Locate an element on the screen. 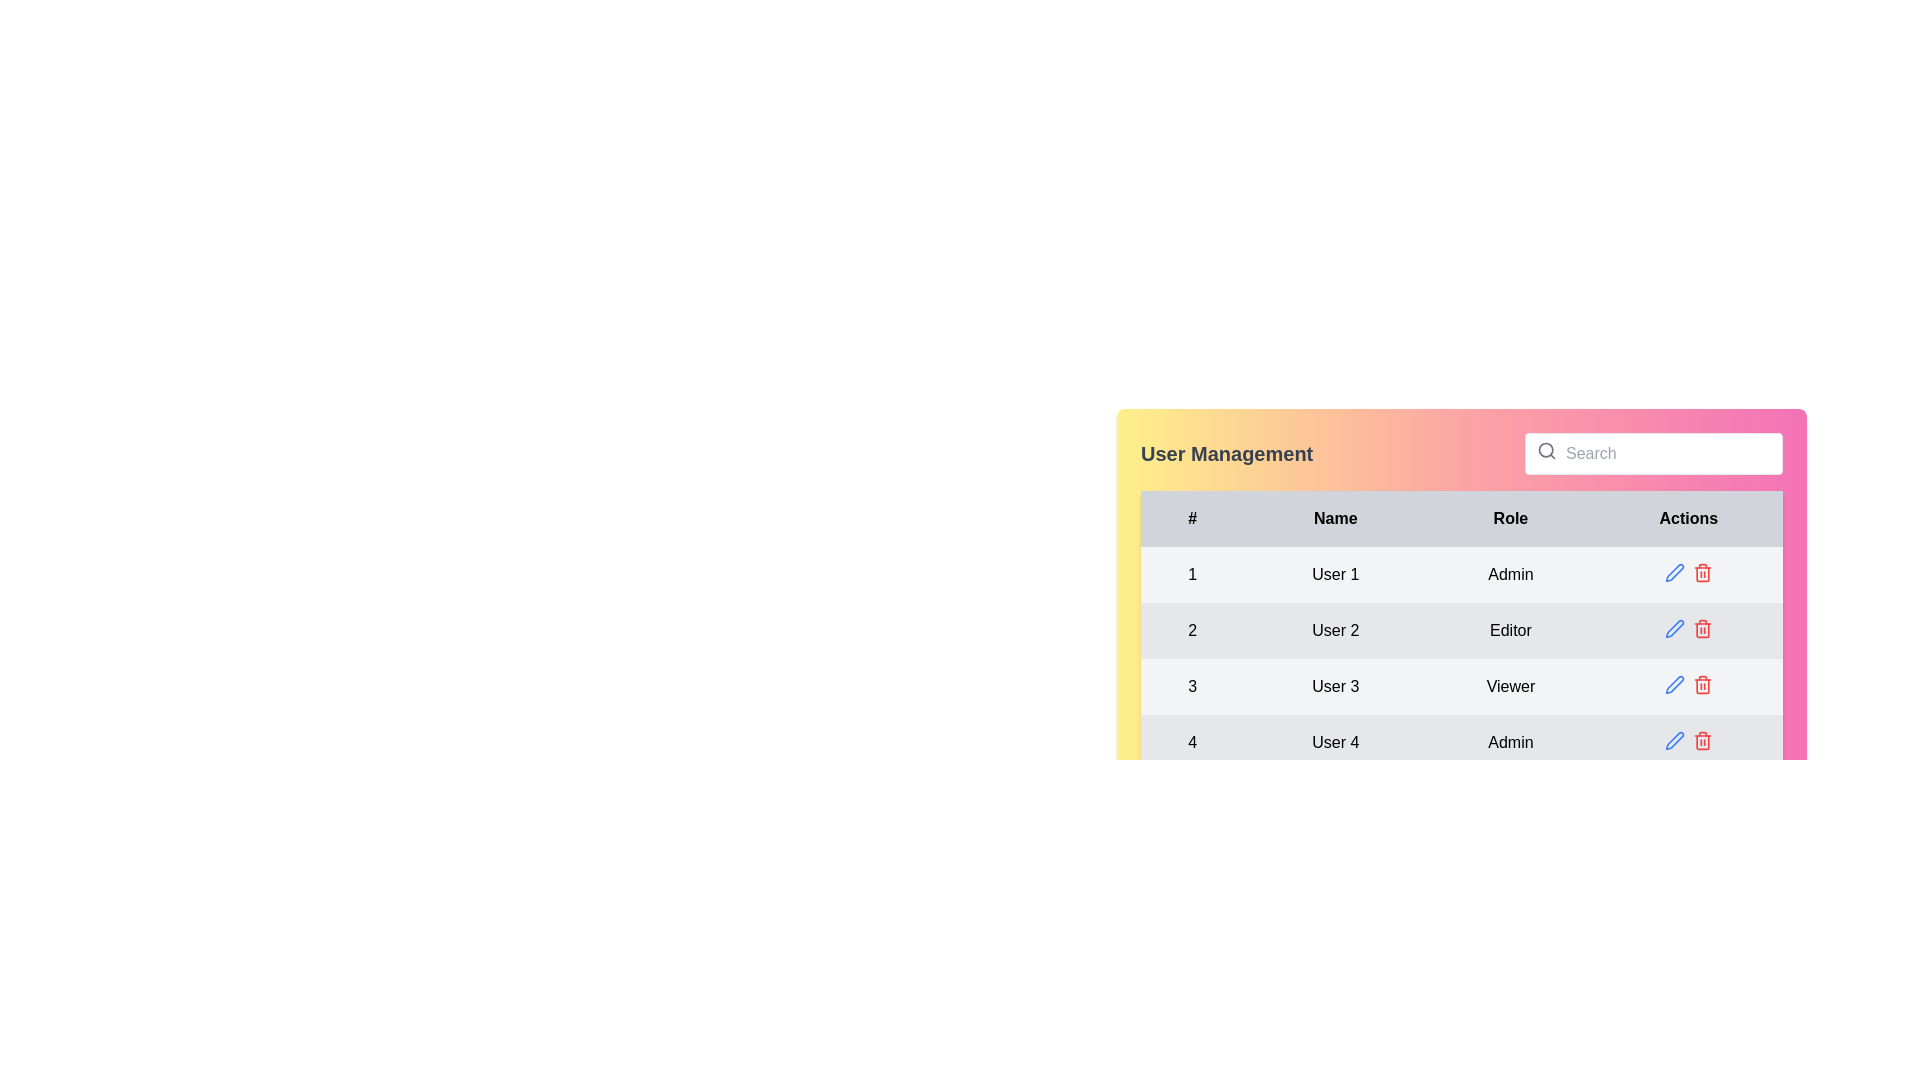  text label containing the string 'Editor' located in the 'Role' column of the second row of the table, styled with center alignment and a light gray background is located at coordinates (1510, 631).